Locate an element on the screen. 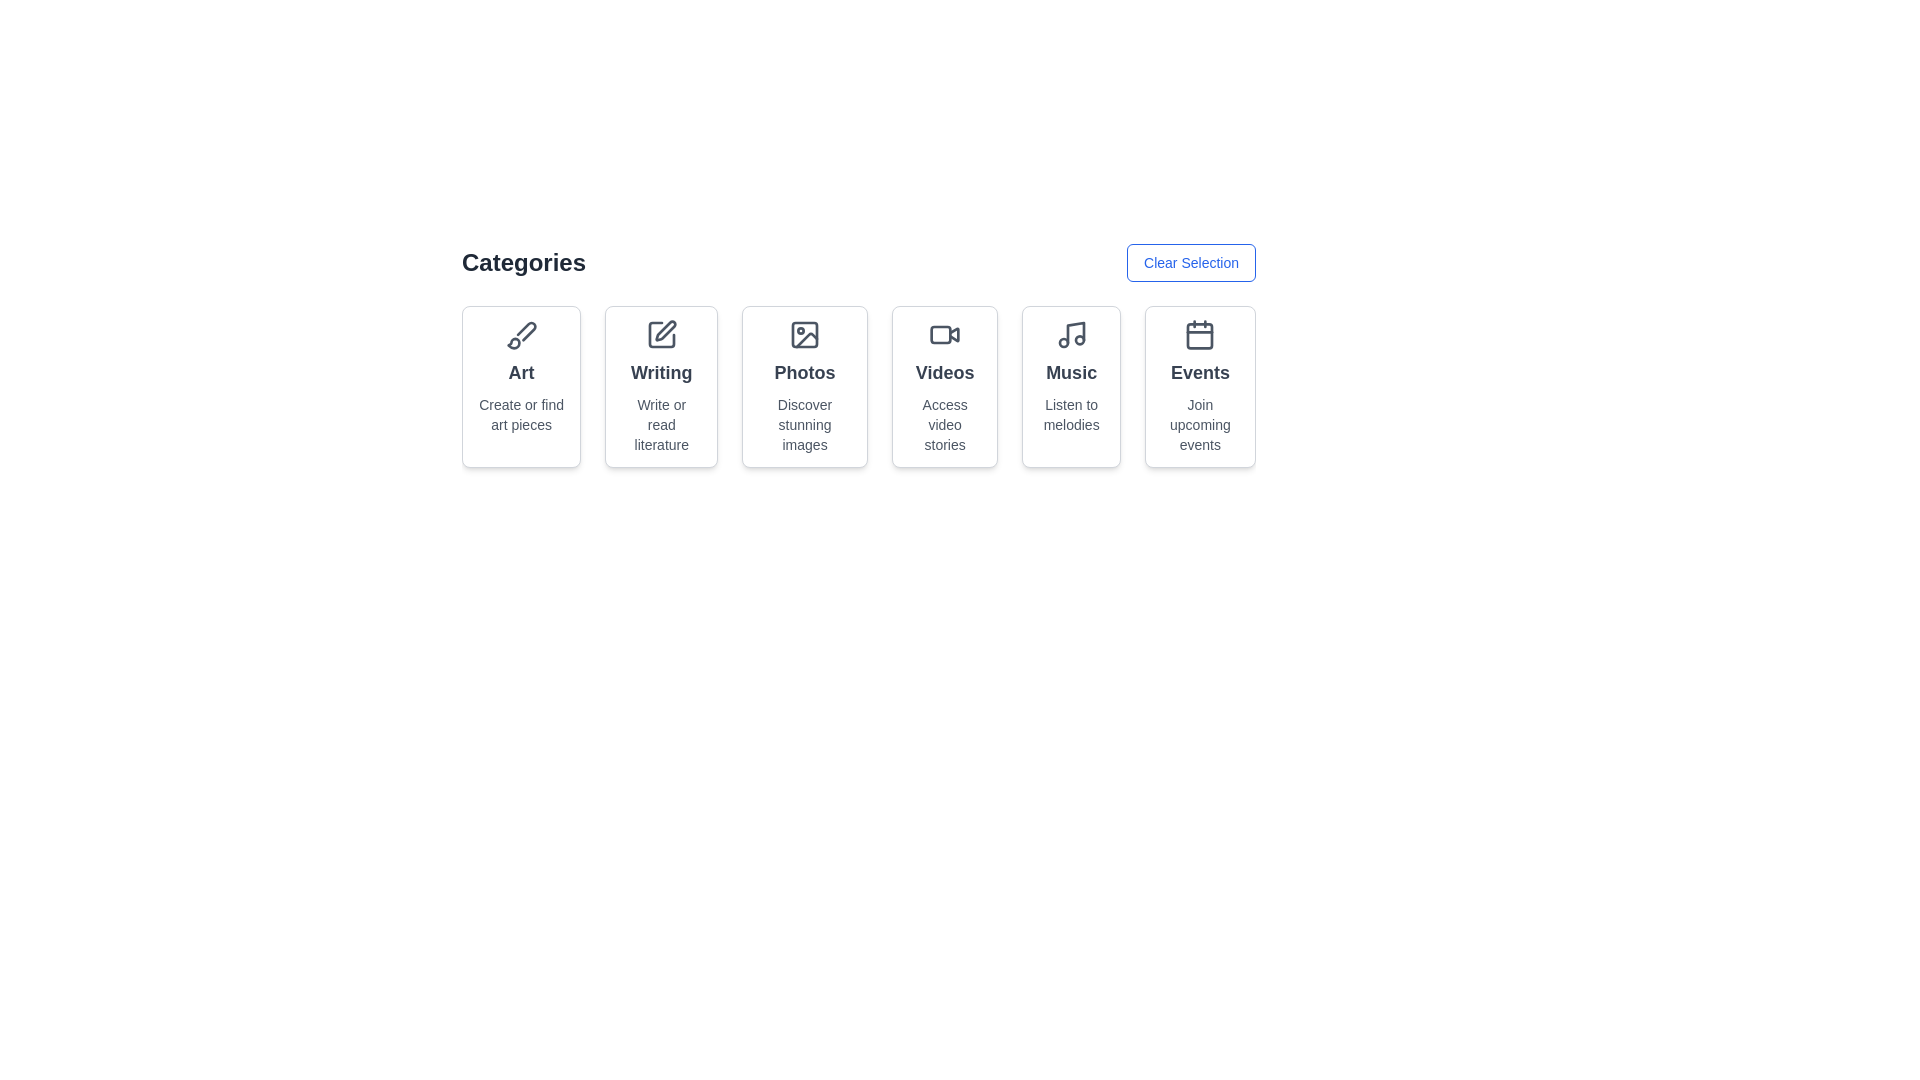 This screenshot has height=1080, width=1920. the 'Writing' category icon, which is located at the top of the 'Writing' card and serves as a symbolic indicator for writing is located at coordinates (661, 334).